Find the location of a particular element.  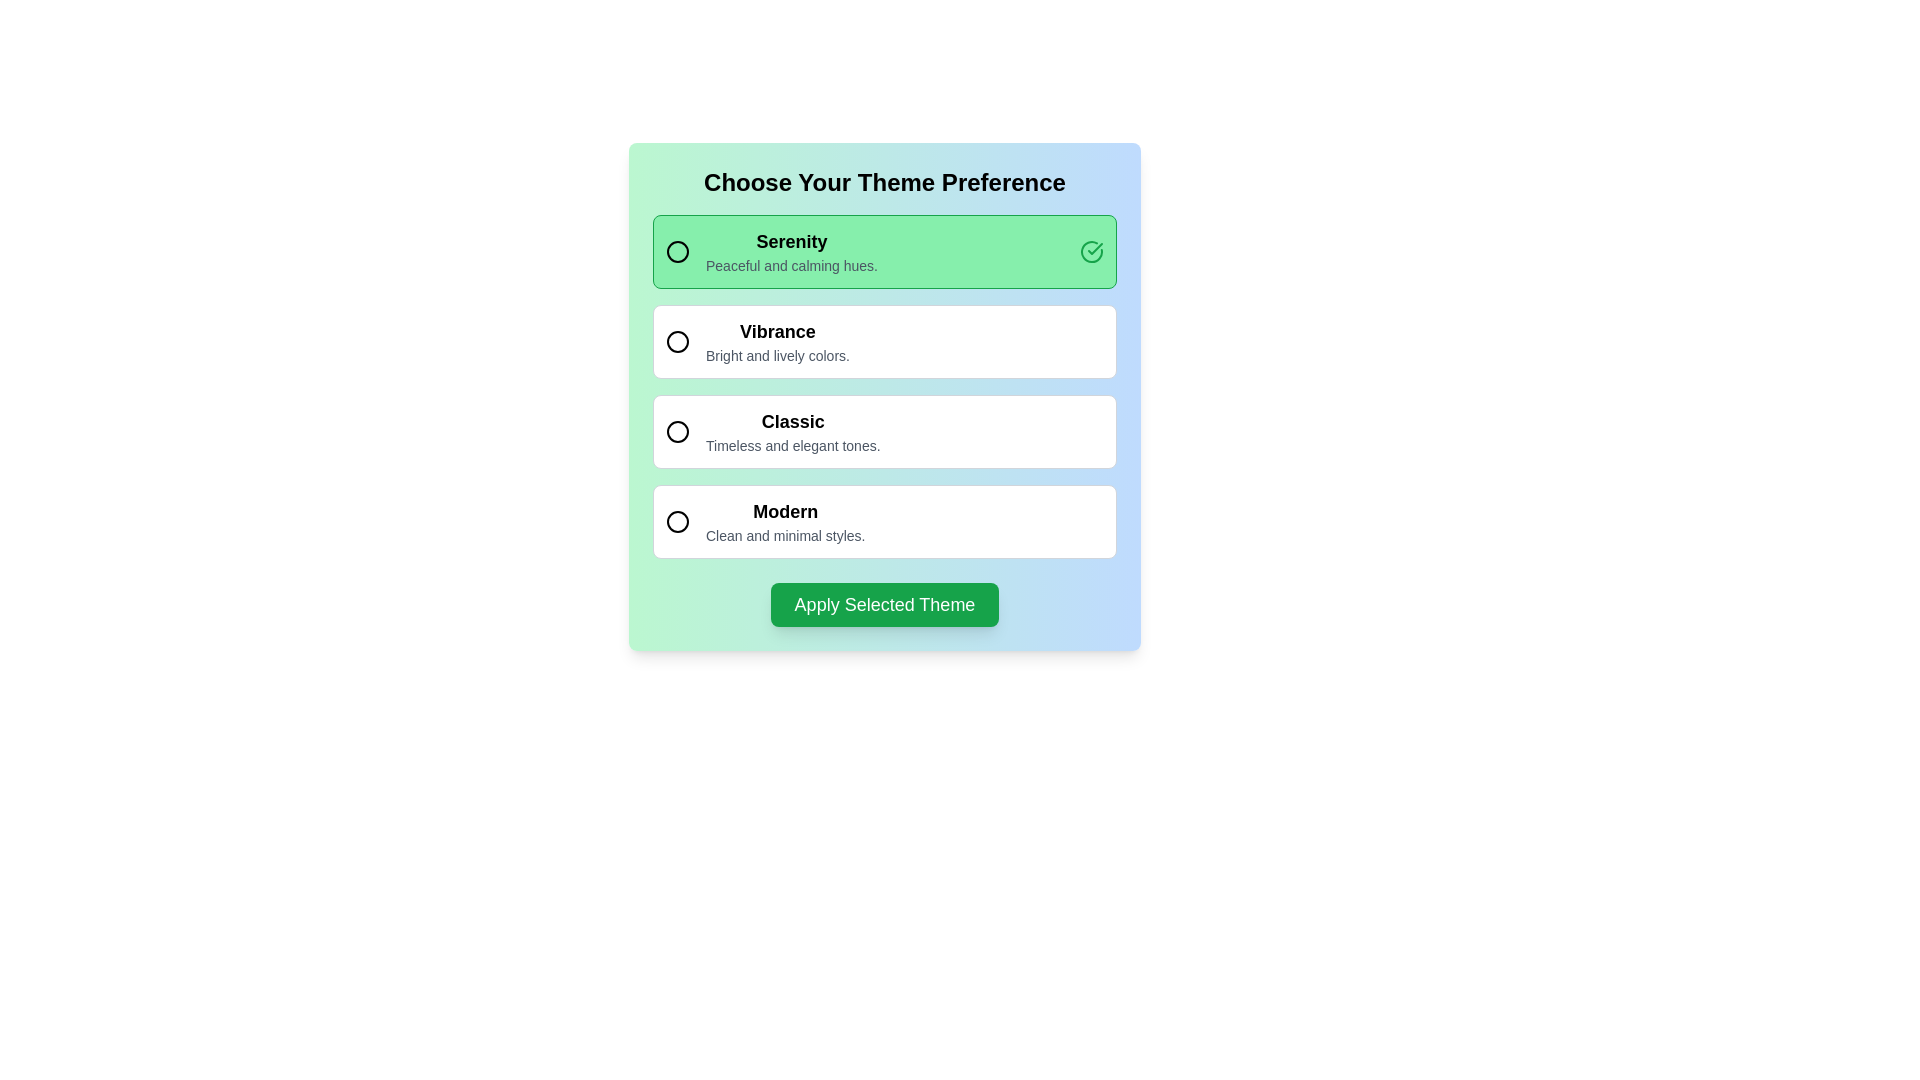

text from the 'Modern' theme option in the theme selection interface, located in the fourth selection option of the 'Choose Your Theme Preference' form is located at coordinates (784, 520).